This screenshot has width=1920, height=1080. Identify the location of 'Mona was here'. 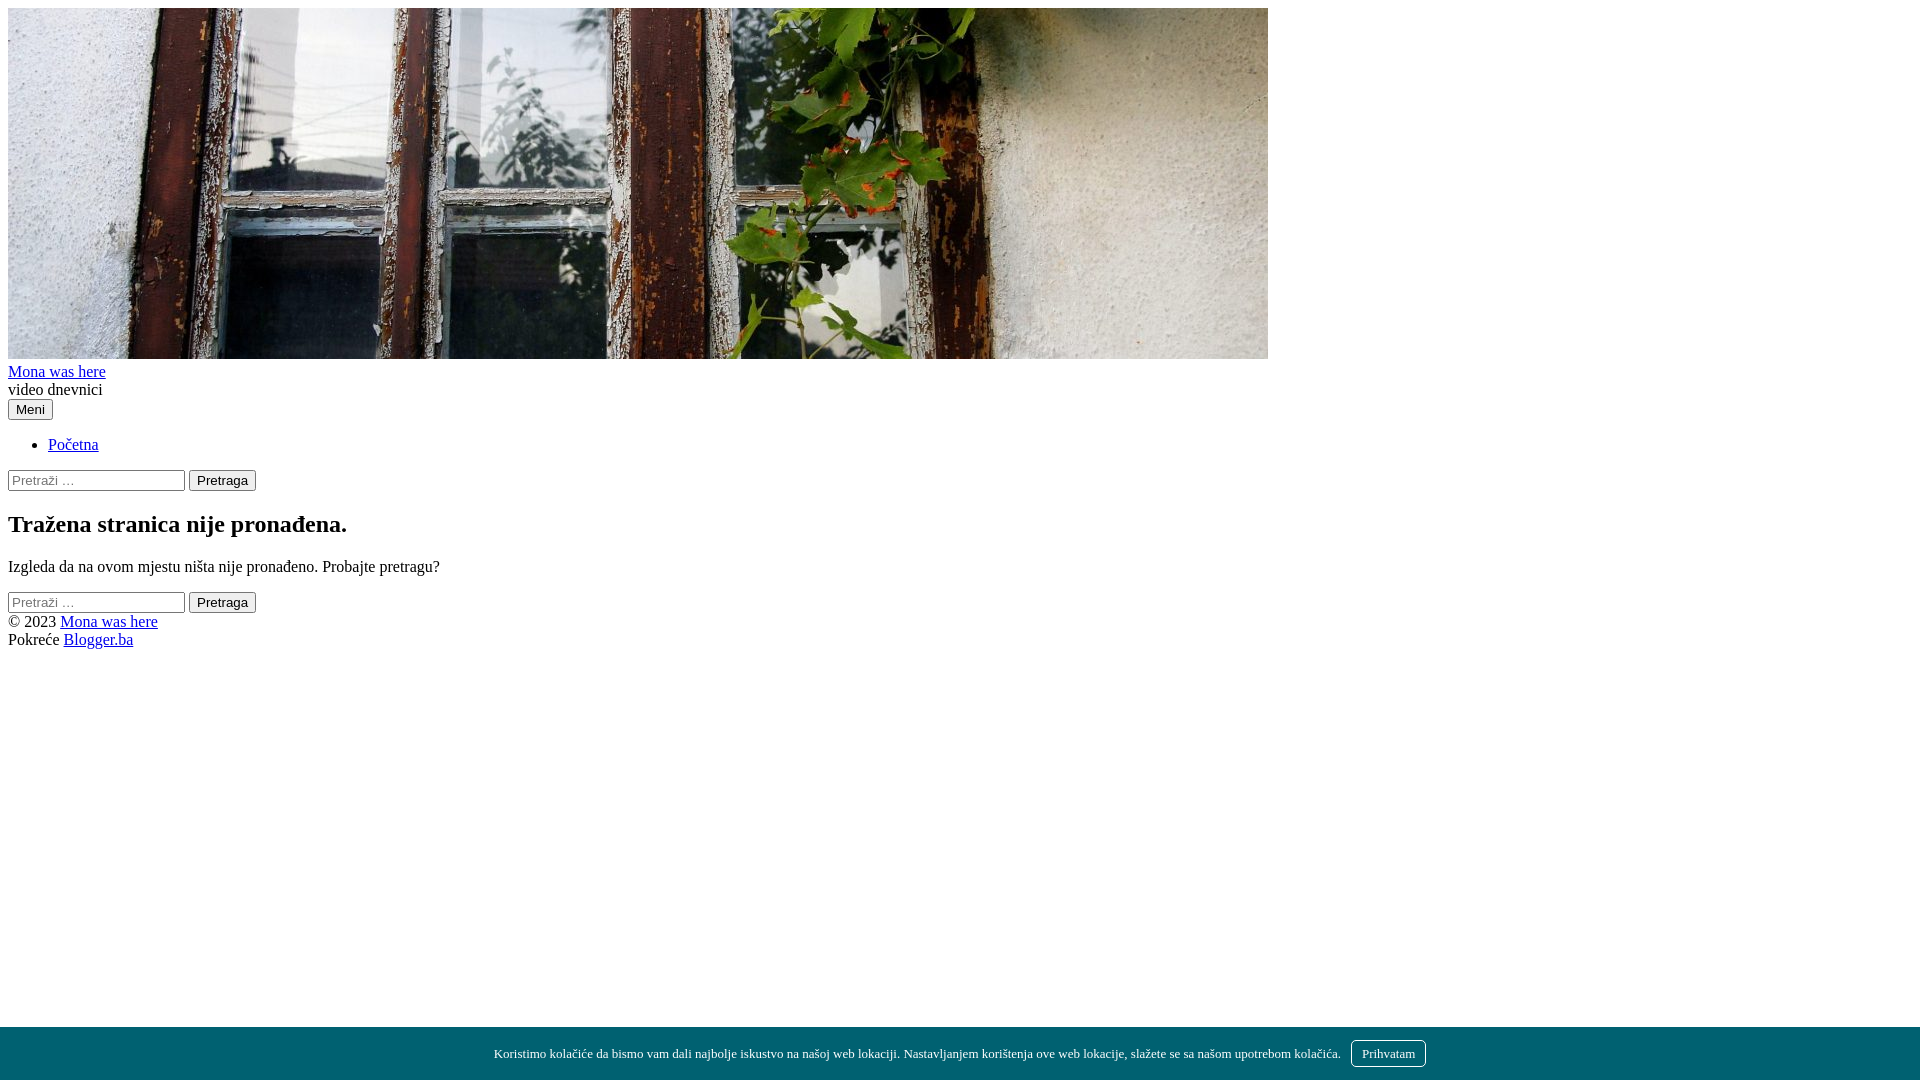
(8, 371).